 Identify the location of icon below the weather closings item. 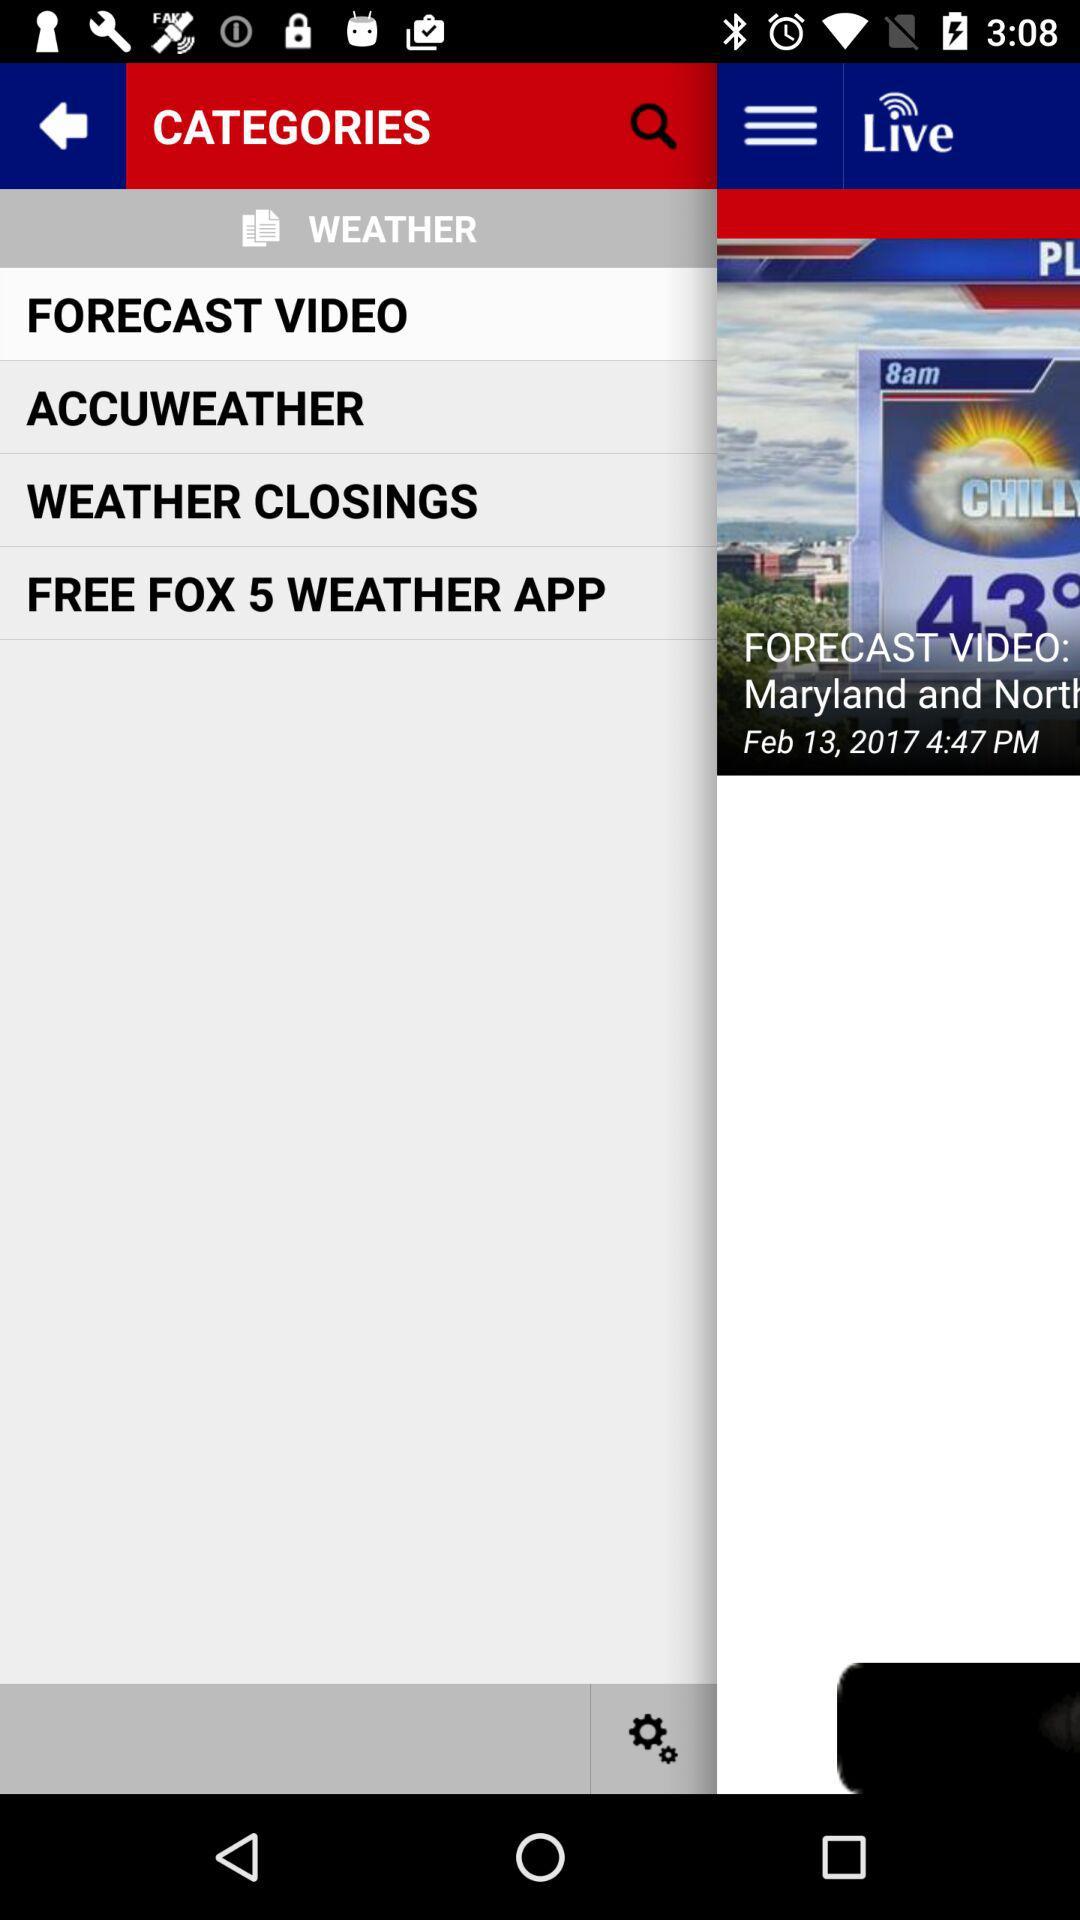
(315, 591).